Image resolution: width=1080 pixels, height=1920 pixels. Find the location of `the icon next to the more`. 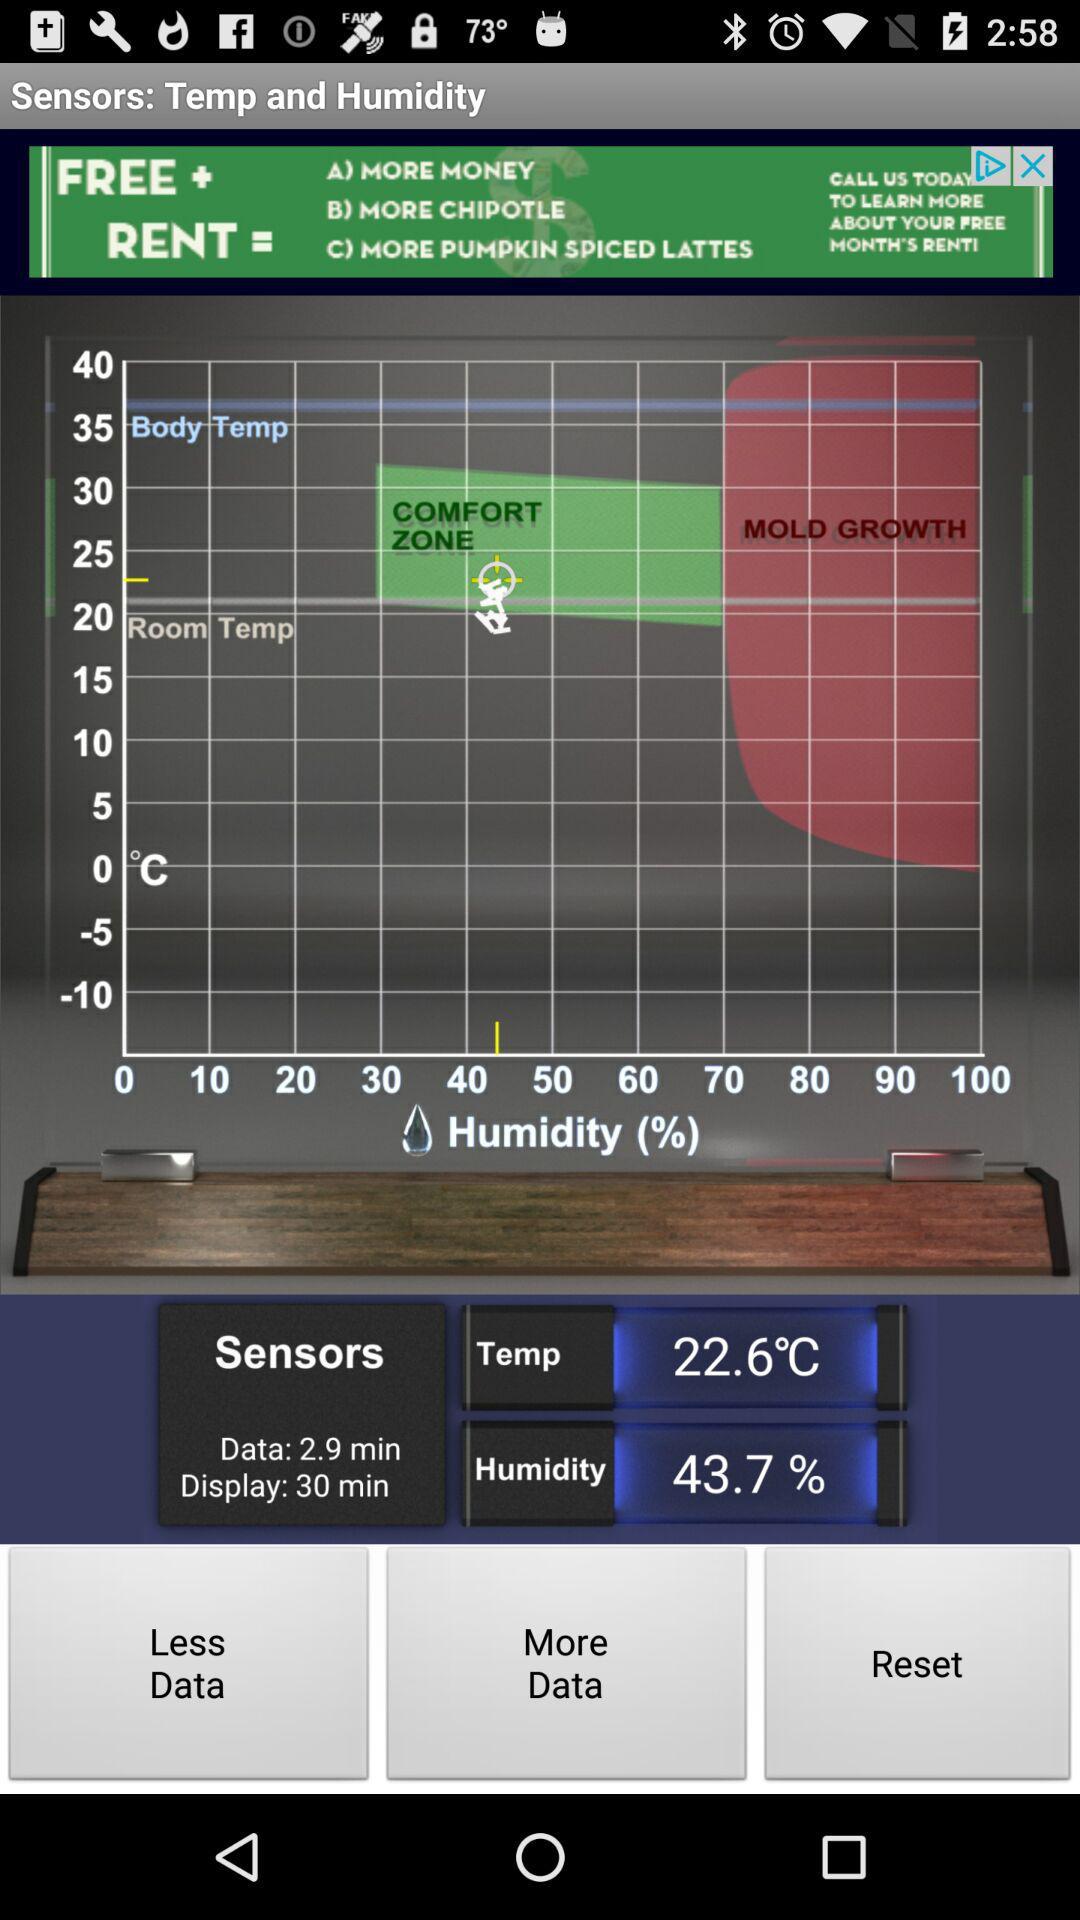

the icon next to the more is located at coordinates (918, 1669).